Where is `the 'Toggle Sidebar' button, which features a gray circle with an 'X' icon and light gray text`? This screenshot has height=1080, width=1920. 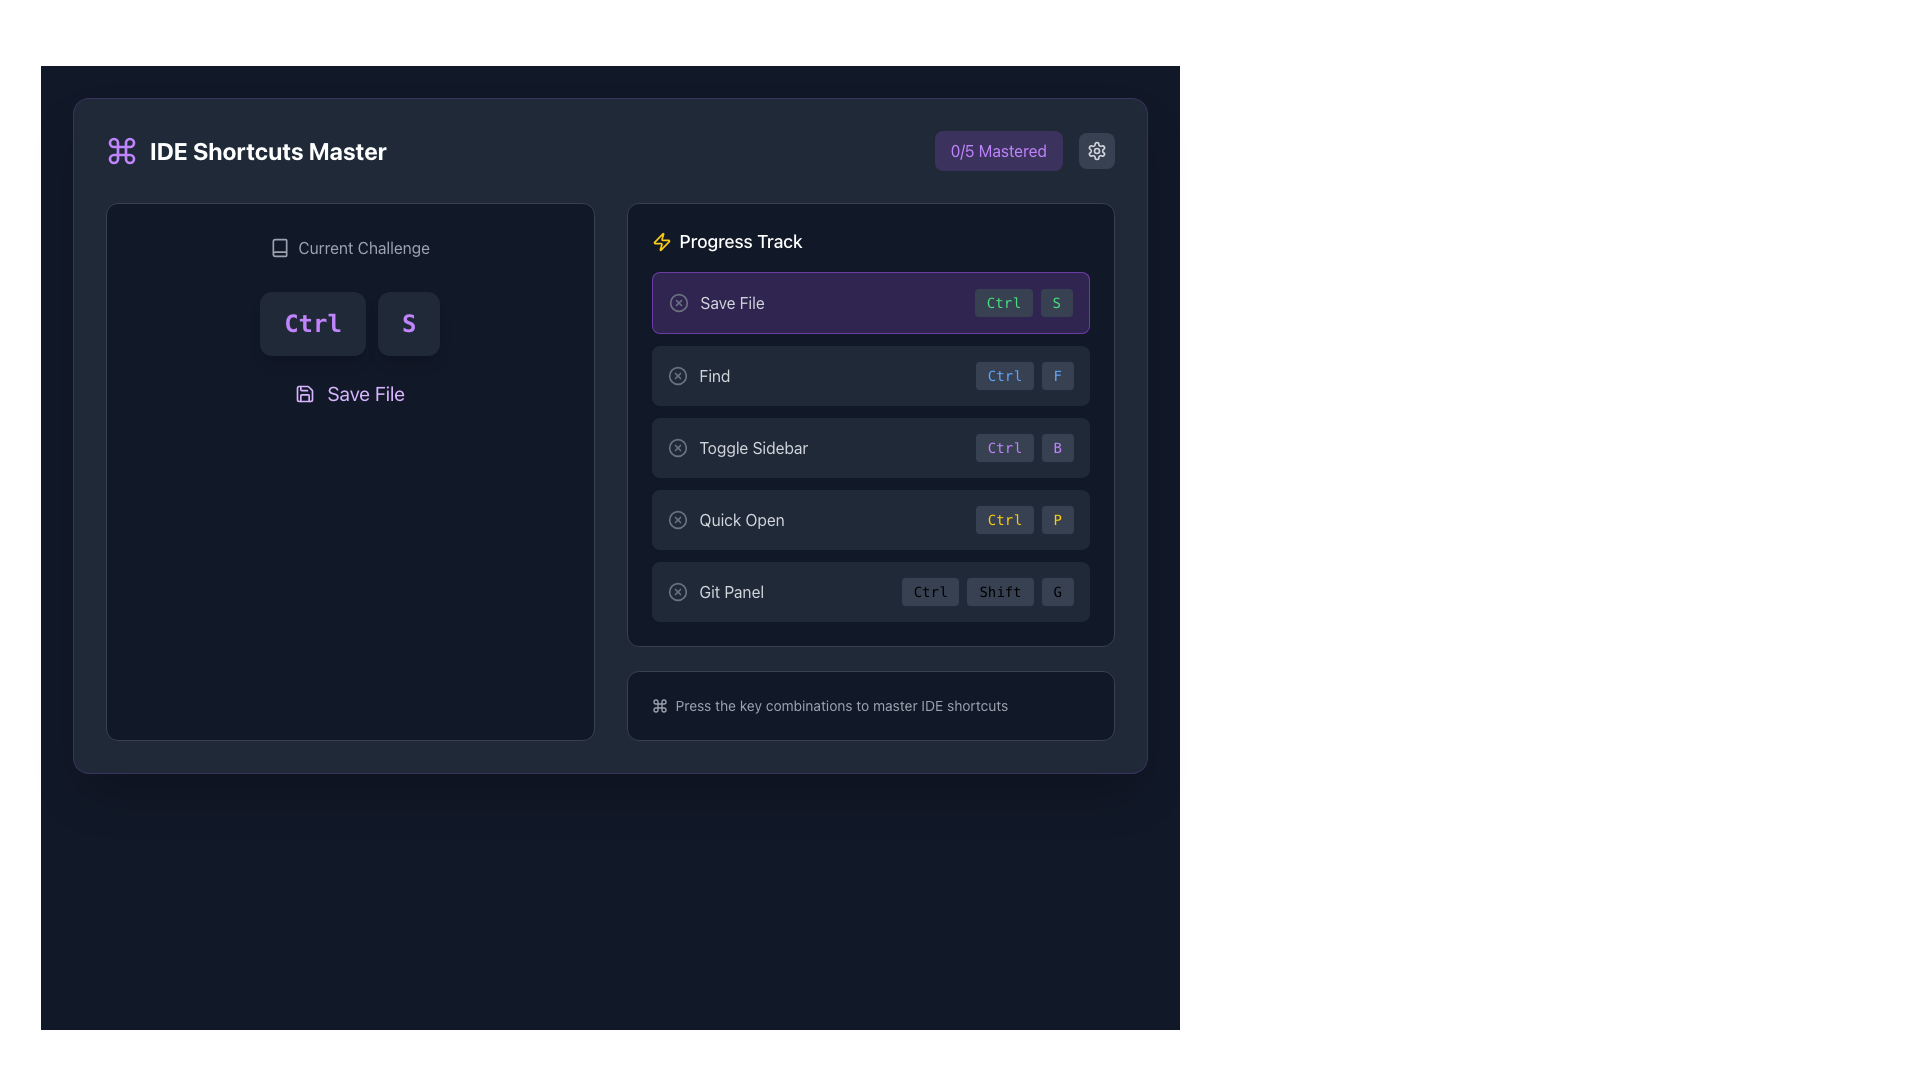 the 'Toggle Sidebar' button, which features a gray circle with an 'X' icon and light gray text is located at coordinates (736, 446).